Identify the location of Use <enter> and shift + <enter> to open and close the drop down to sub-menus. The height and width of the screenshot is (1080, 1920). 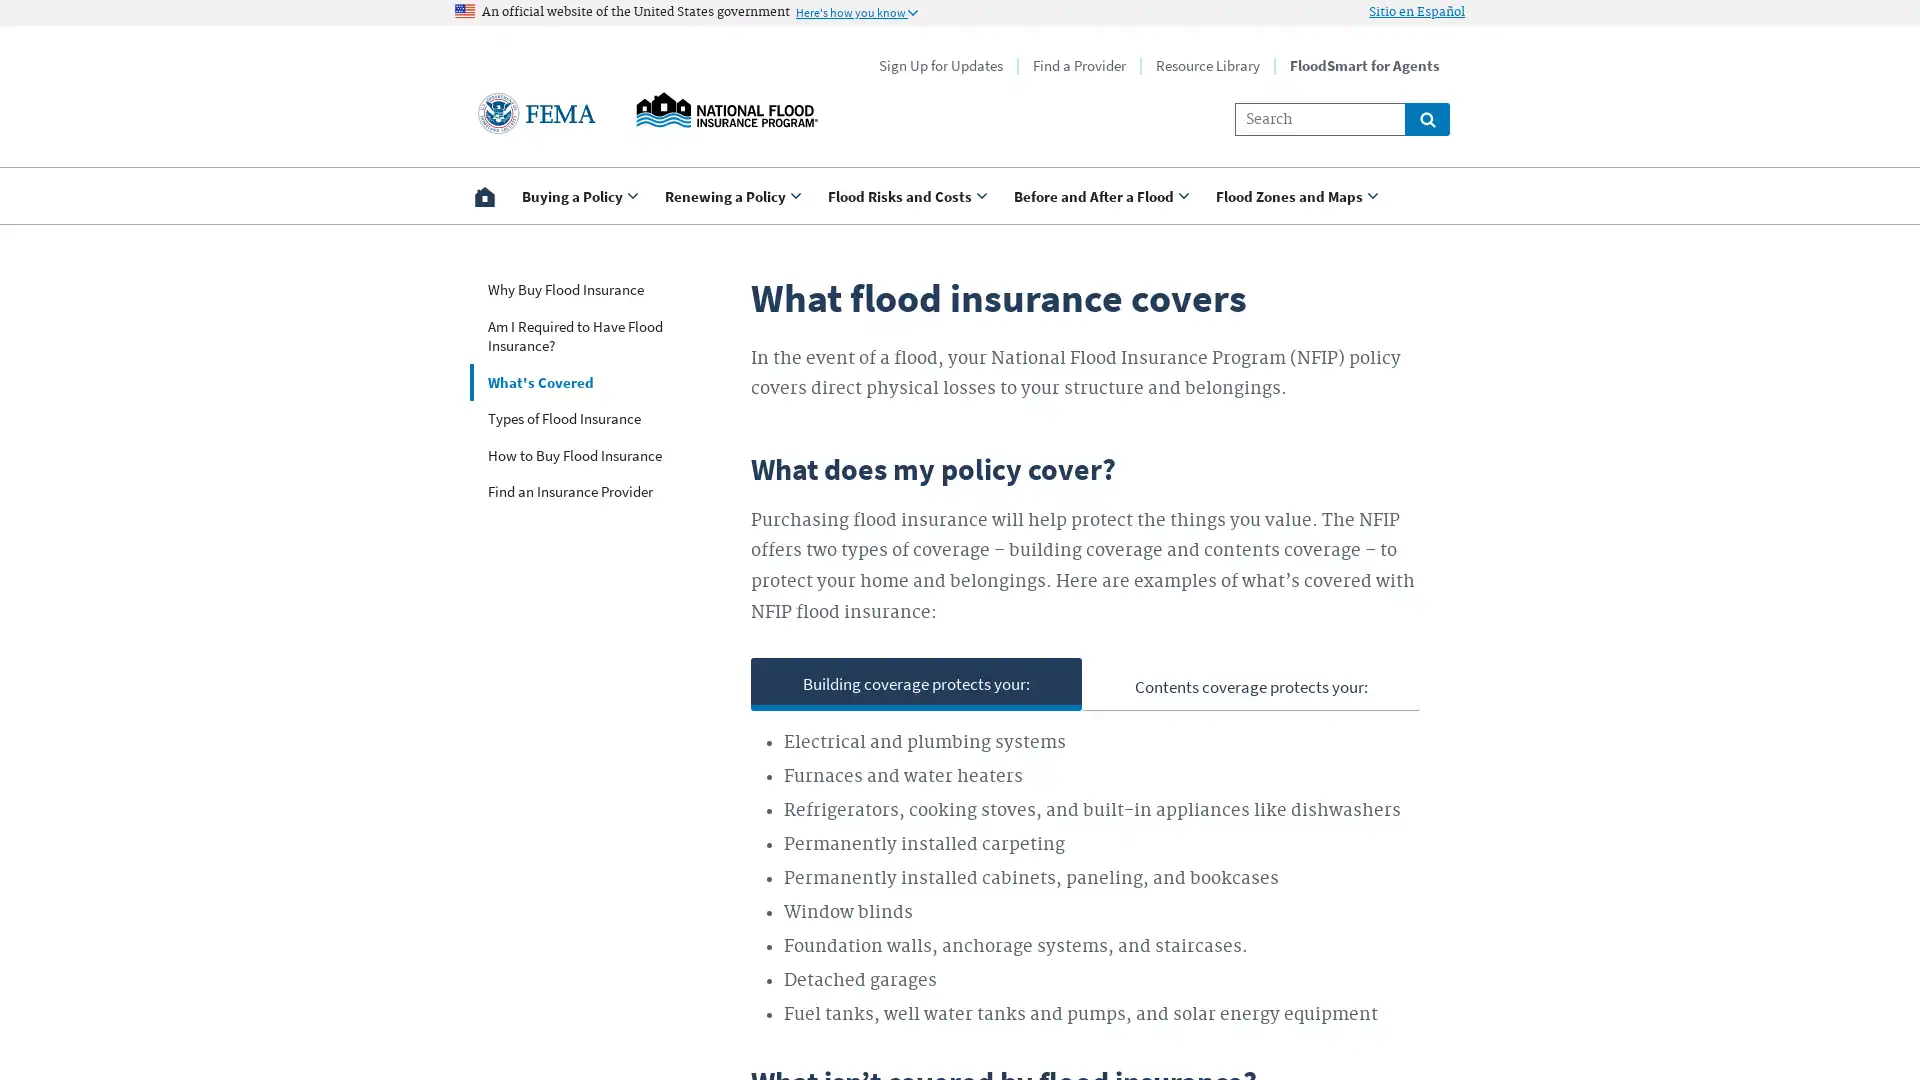
(735, 195).